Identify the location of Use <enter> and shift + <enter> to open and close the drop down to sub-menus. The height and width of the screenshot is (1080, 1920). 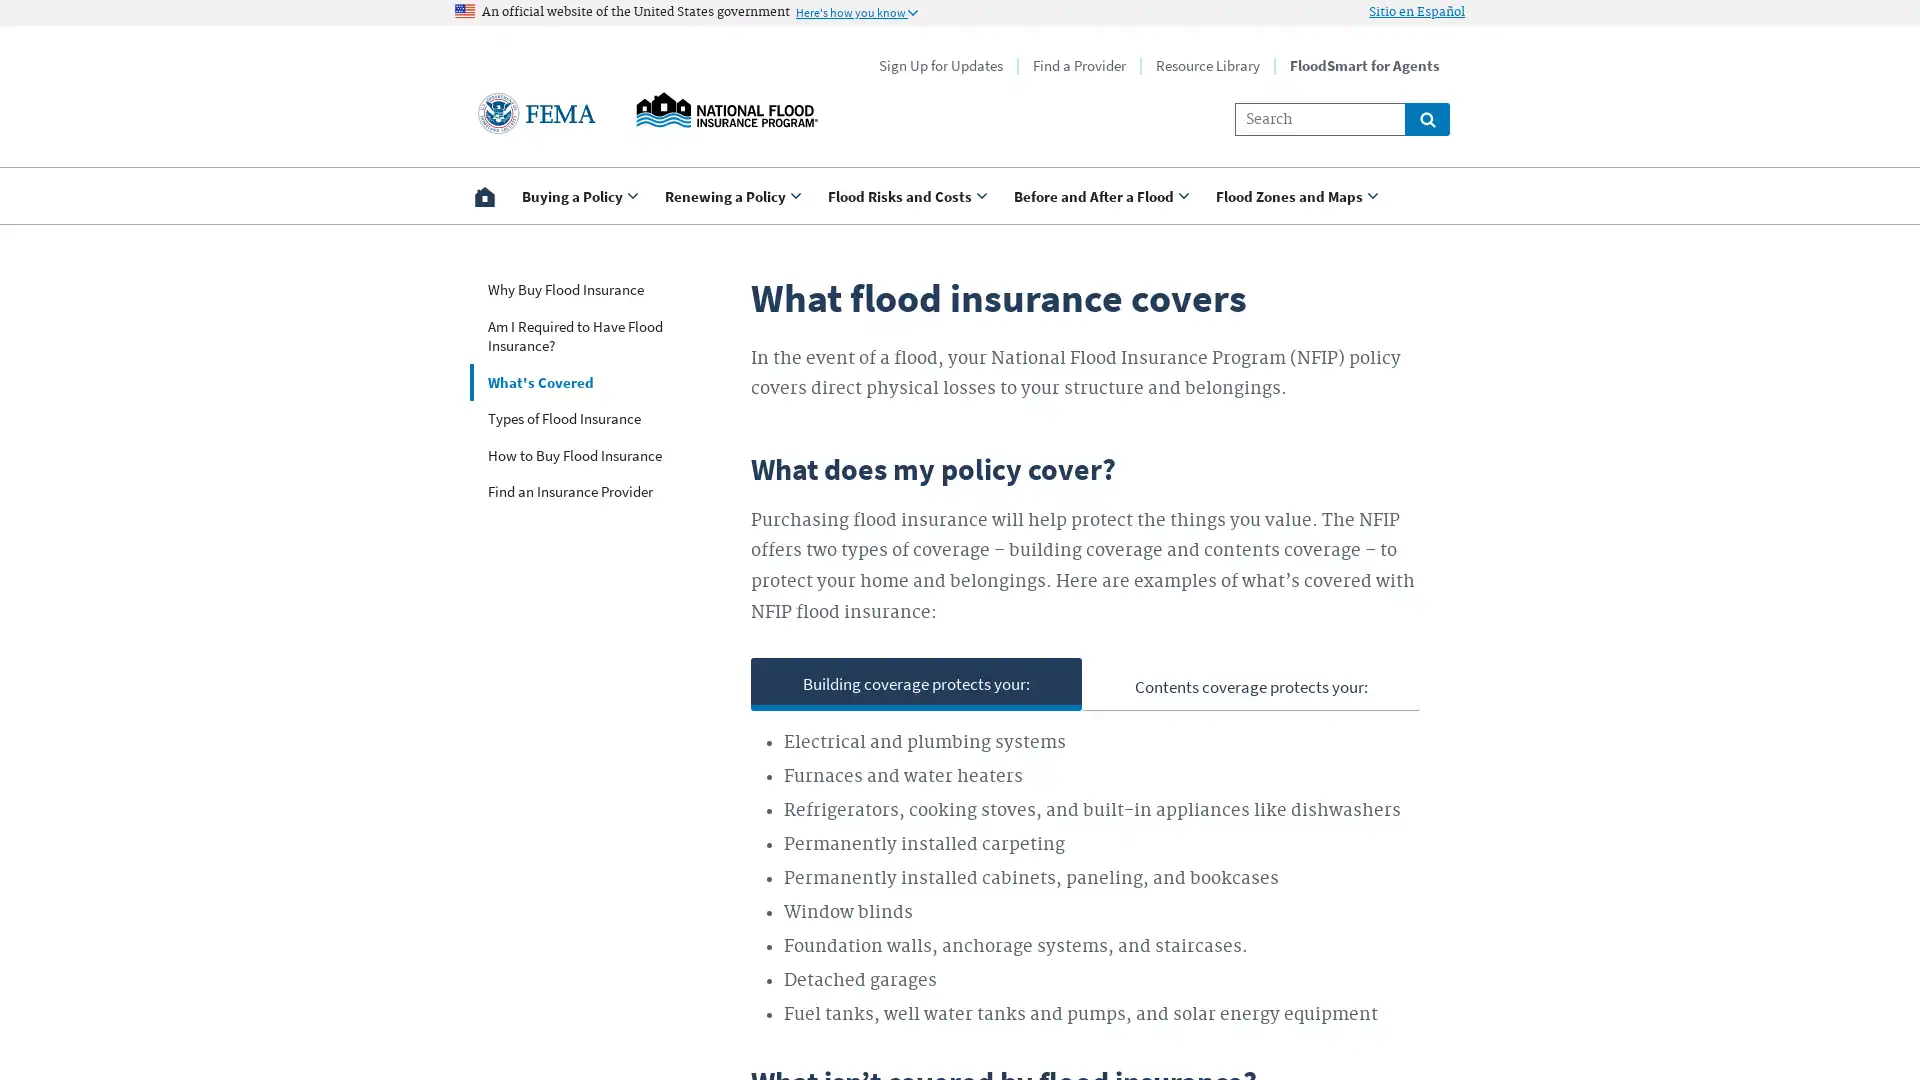
(735, 195).